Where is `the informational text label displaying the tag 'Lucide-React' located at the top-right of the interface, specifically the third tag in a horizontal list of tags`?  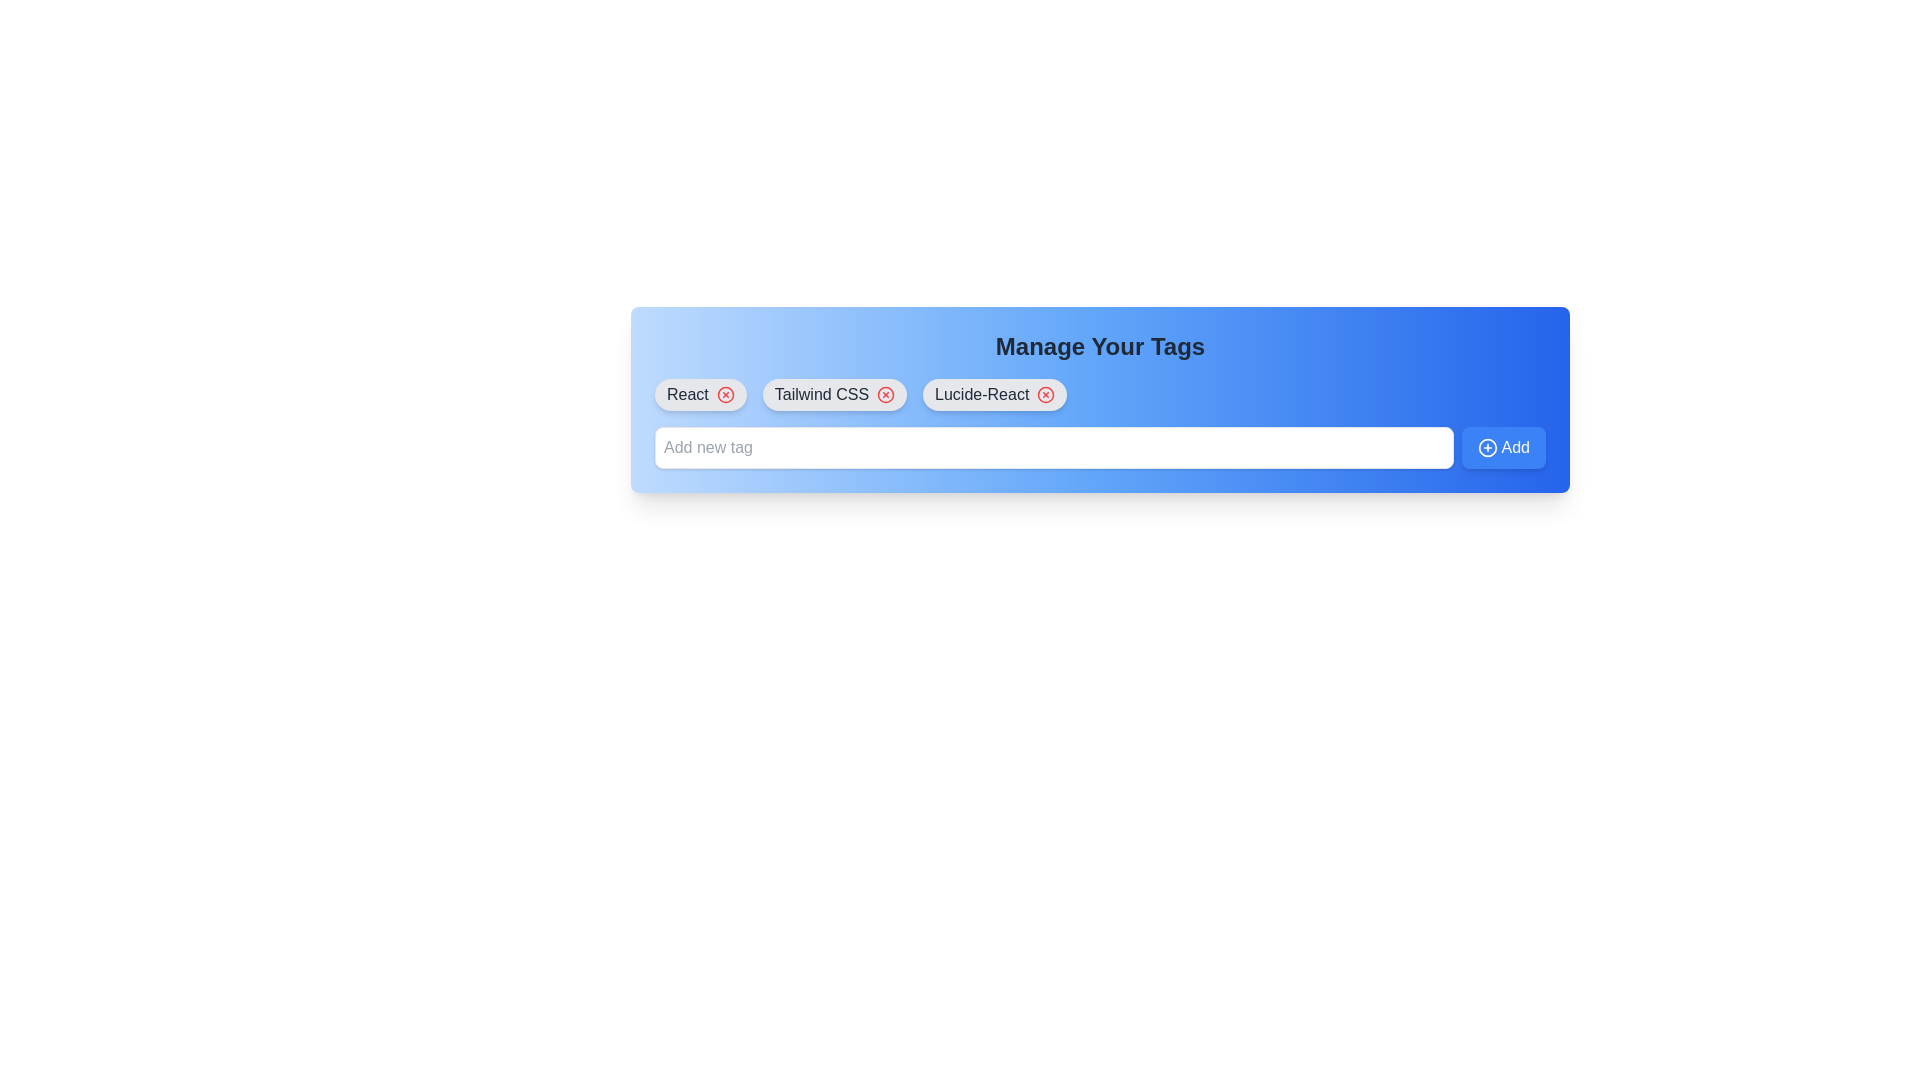
the informational text label displaying the tag 'Lucide-React' located at the top-right of the interface, specifically the third tag in a horizontal list of tags is located at coordinates (982, 394).